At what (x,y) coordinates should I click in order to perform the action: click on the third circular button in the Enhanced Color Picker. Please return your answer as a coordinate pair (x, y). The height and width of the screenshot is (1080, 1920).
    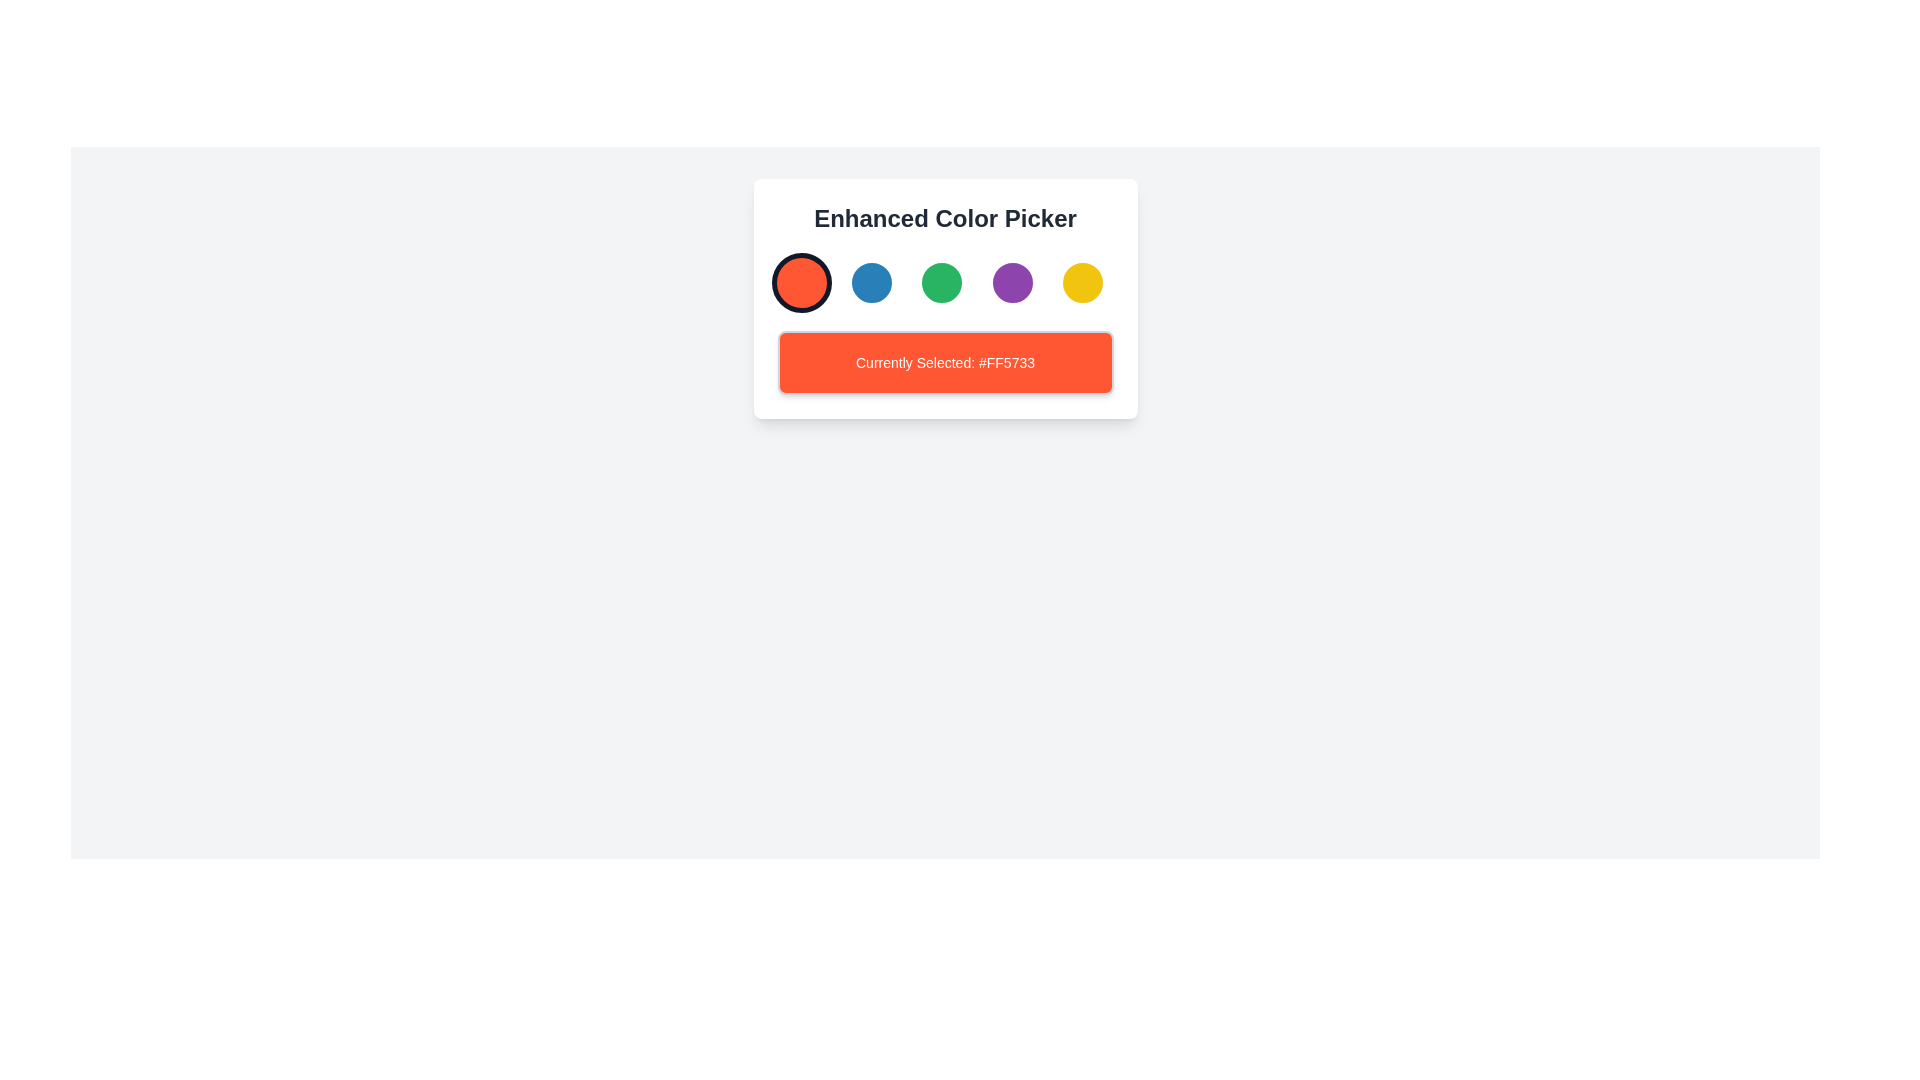
    Looking at the image, I should click on (944, 299).